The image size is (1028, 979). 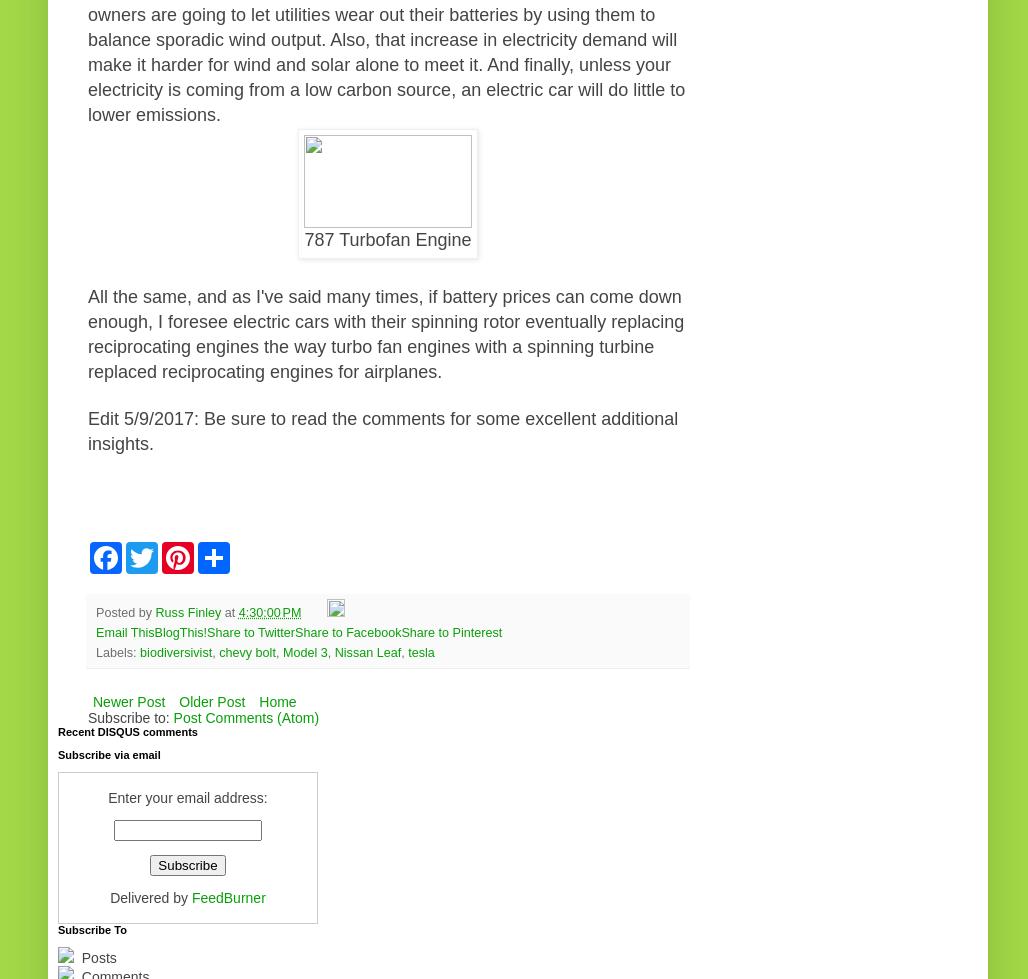 What do you see at coordinates (86, 716) in the screenshot?
I see `'Subscribe to:'` at bounding box center [86, 716].